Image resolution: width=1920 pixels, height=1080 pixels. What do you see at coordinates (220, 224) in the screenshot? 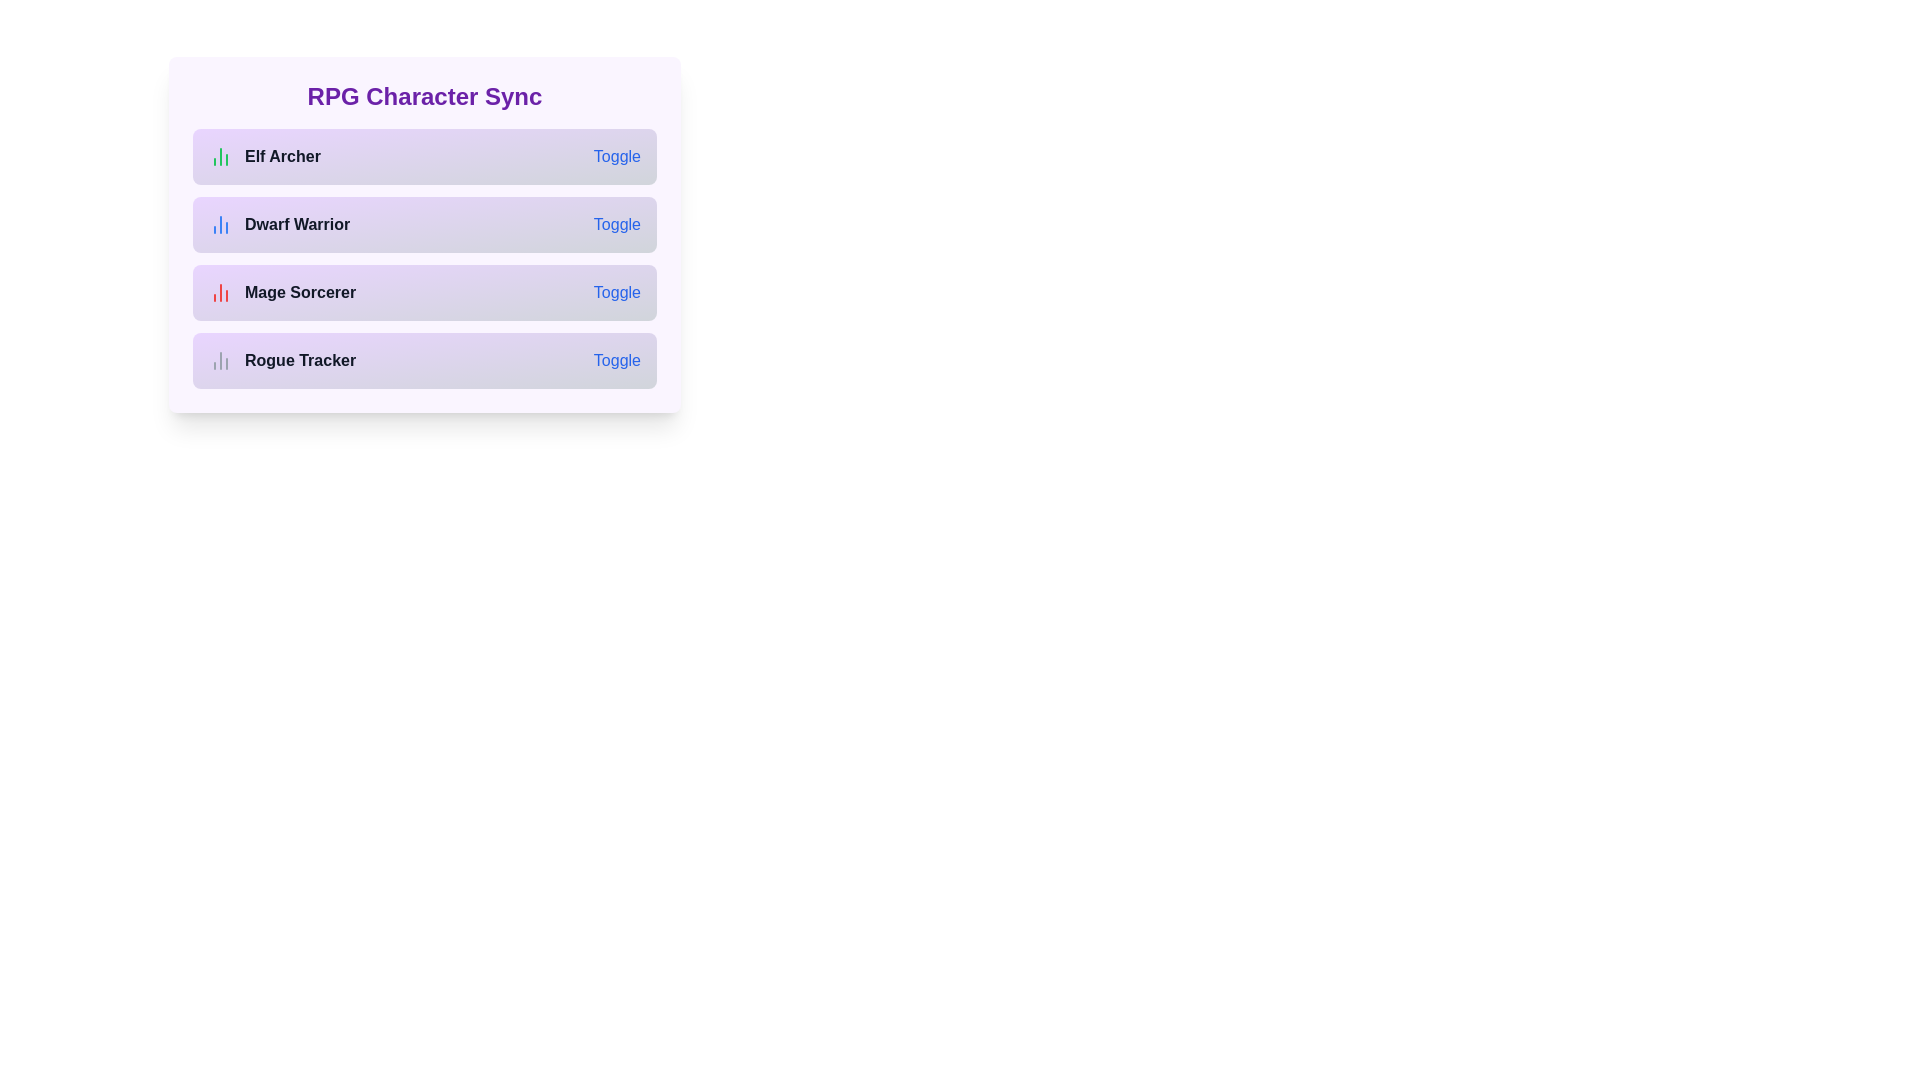
I see `the blue bar chart icon located in the second row of the options list, which precedes the text 'Dwarf Warrior'` at bounding box center [220, 224].